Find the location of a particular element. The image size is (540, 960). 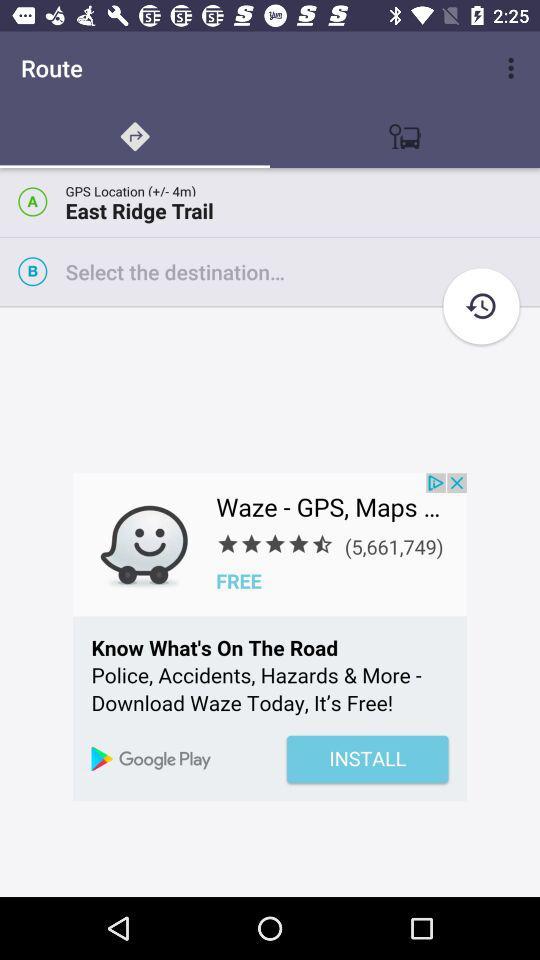

open advertisement for wazew is located at coordinates (270, 636).